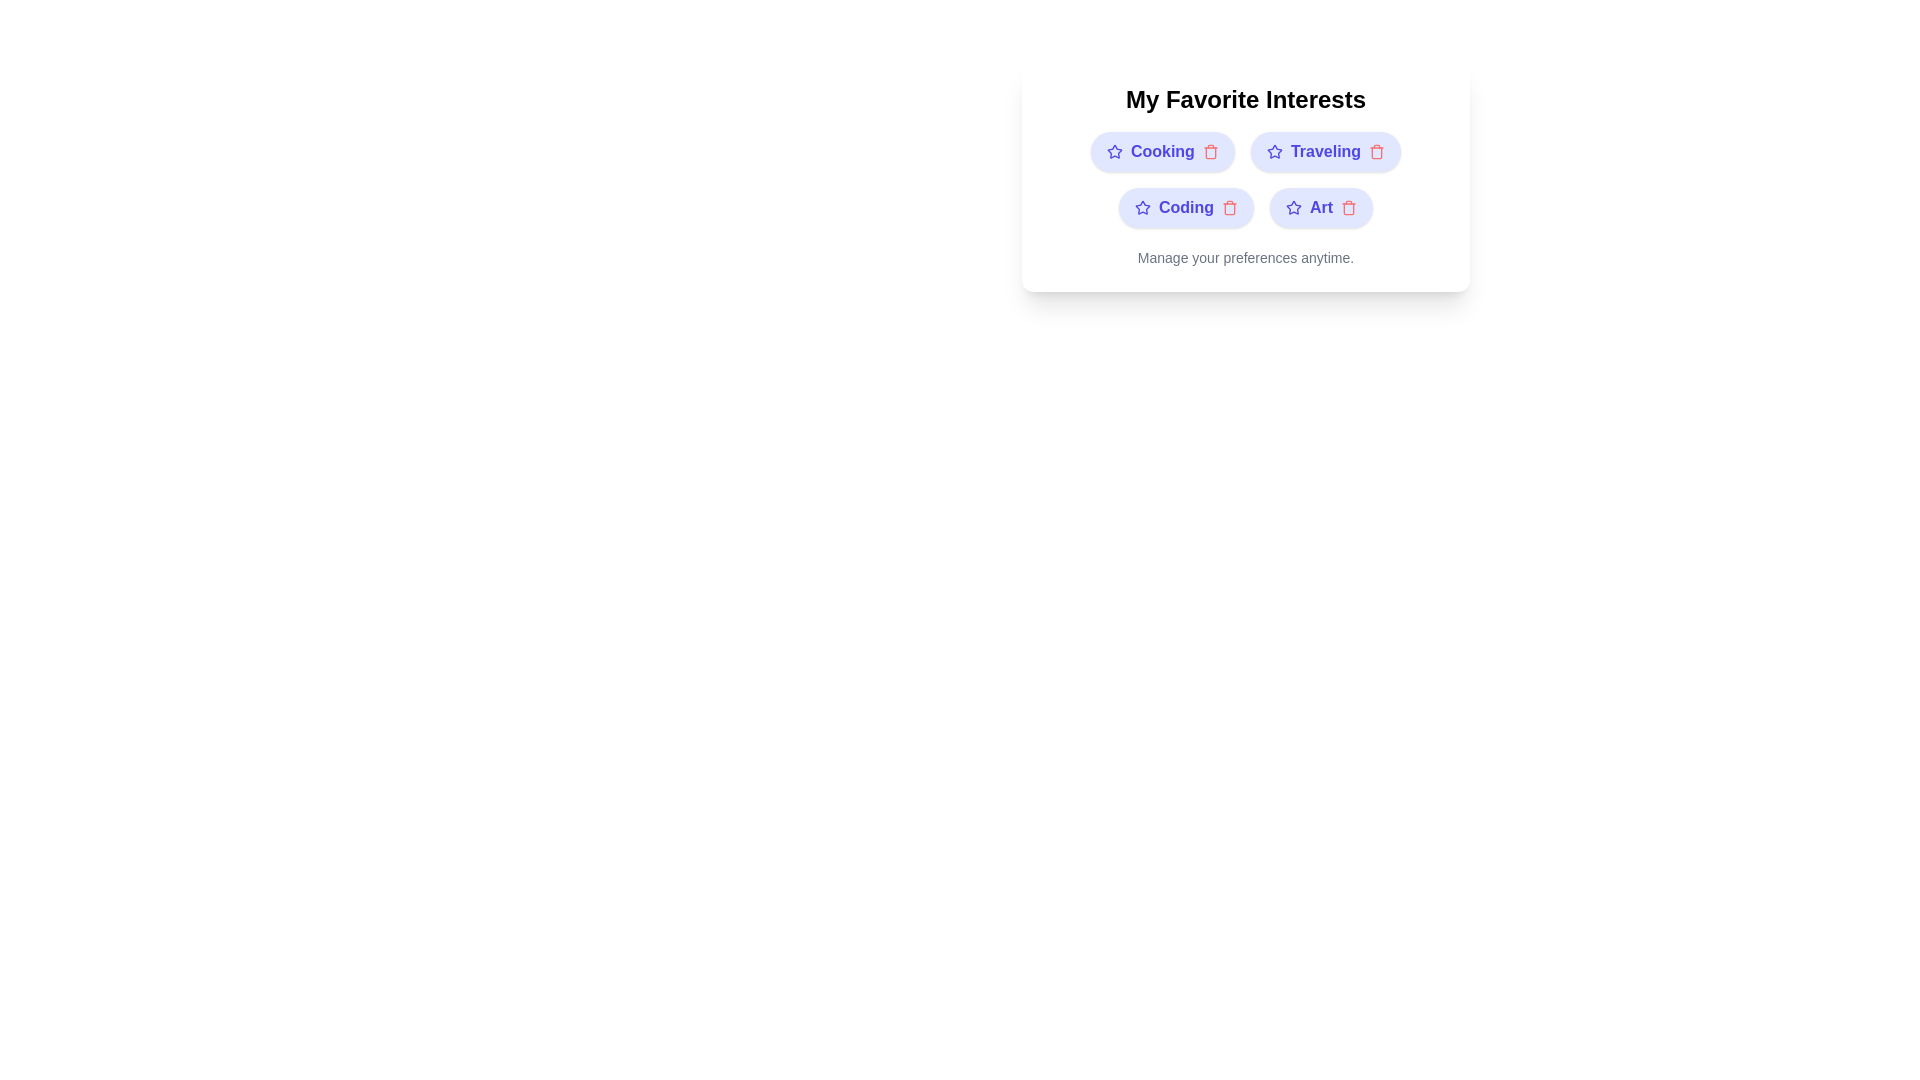 This screenshot has height=1080, width=1920. What do you see at coordinates (1186, 208) in the screenshot?
I see `the interest tag Coding to observe the hover effect` at bounding box center [1186, 208].